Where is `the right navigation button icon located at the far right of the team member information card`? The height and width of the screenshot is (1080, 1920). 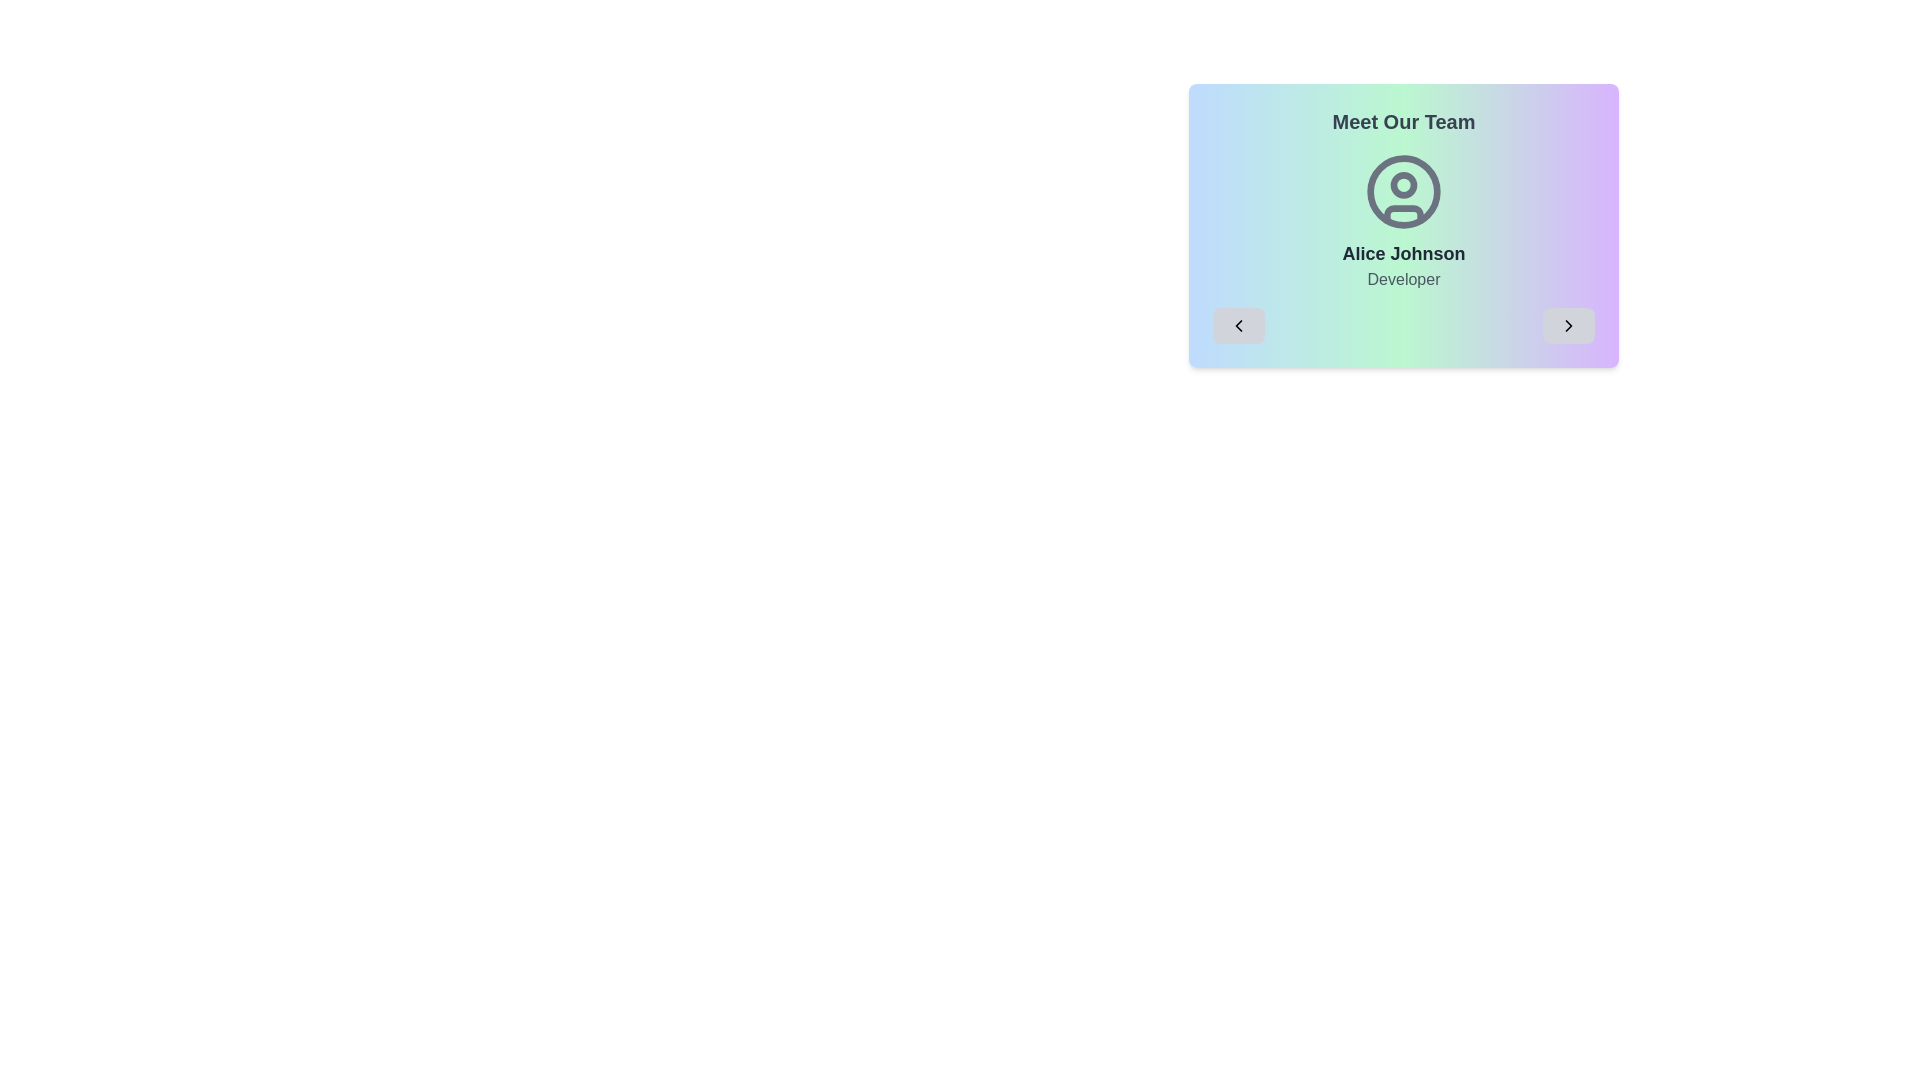
the right navigation button icon located at the far right of the team member information card is located at coordinates (1568, 325).